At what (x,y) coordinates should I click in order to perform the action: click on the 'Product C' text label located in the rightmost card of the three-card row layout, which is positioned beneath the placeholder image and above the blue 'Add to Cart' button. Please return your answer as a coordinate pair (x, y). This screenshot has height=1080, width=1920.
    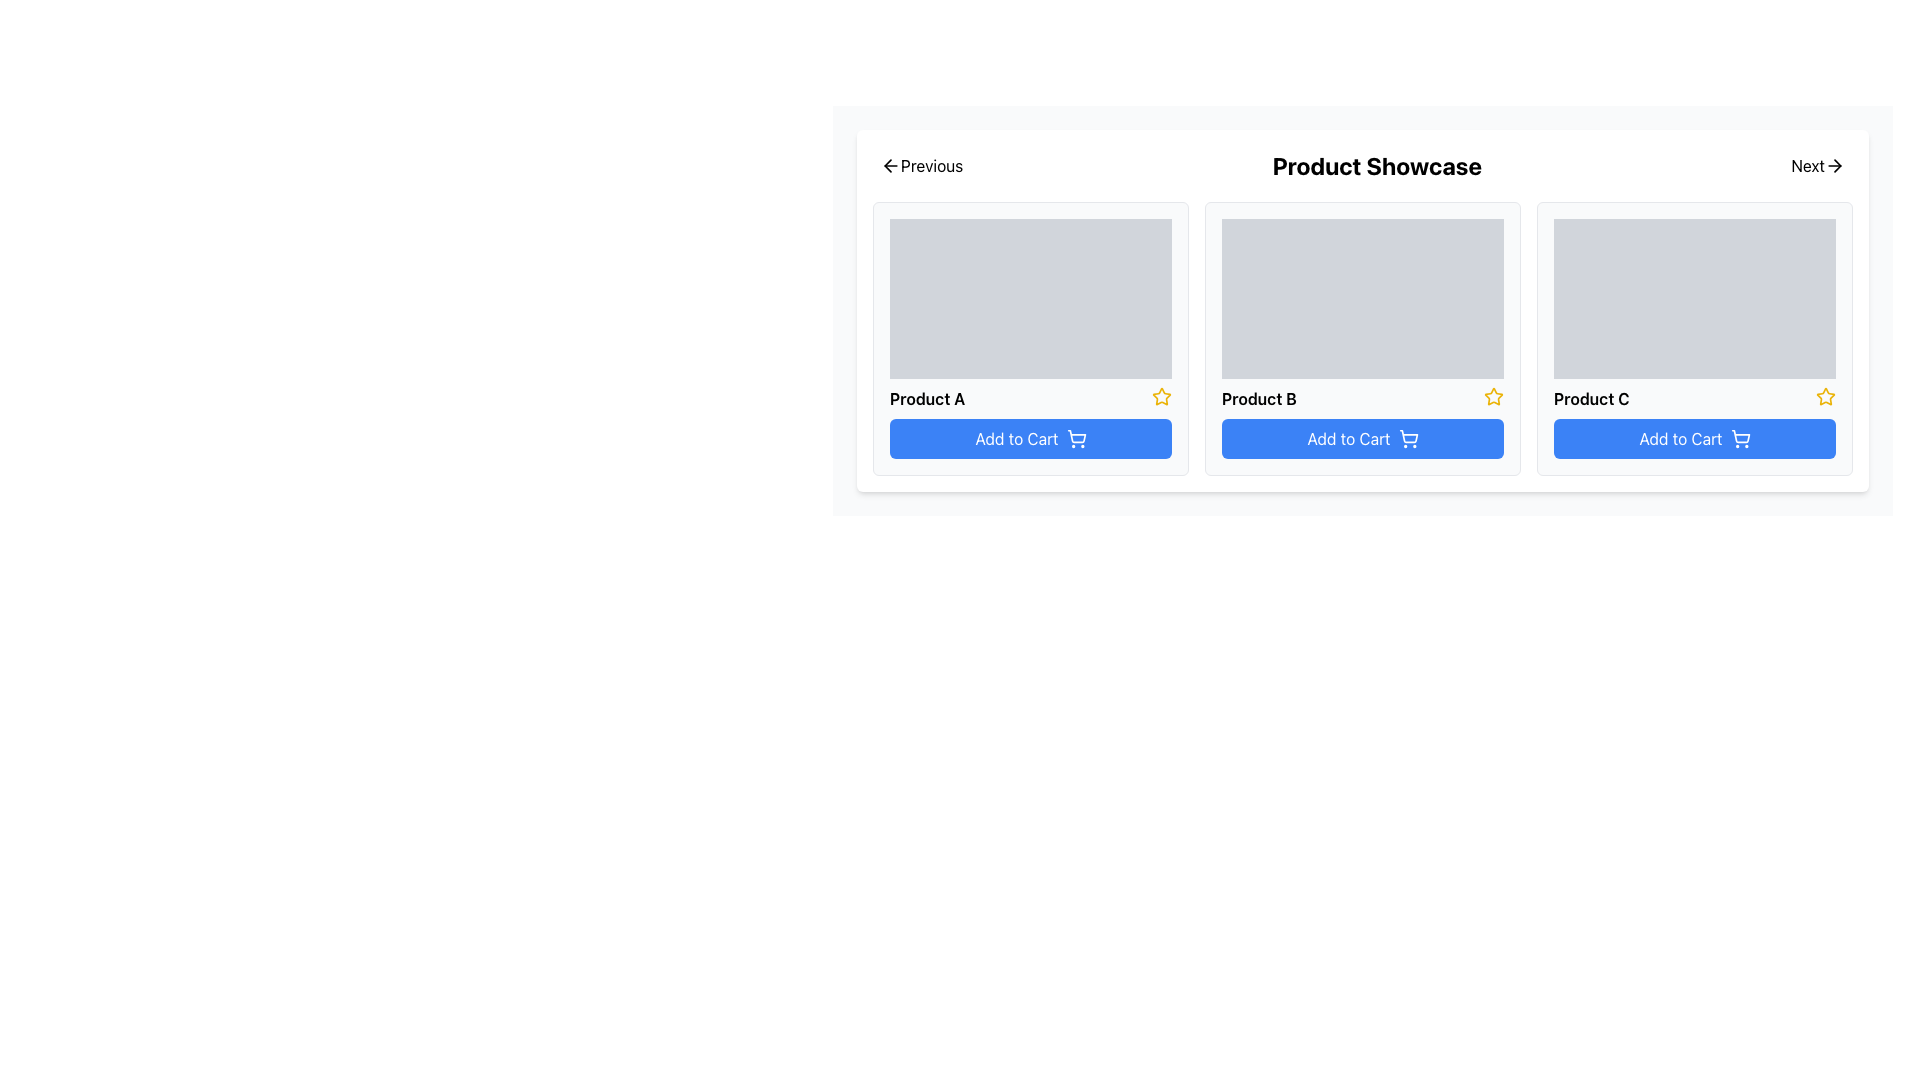
    Looking at the image, I should click on (1590, 398).